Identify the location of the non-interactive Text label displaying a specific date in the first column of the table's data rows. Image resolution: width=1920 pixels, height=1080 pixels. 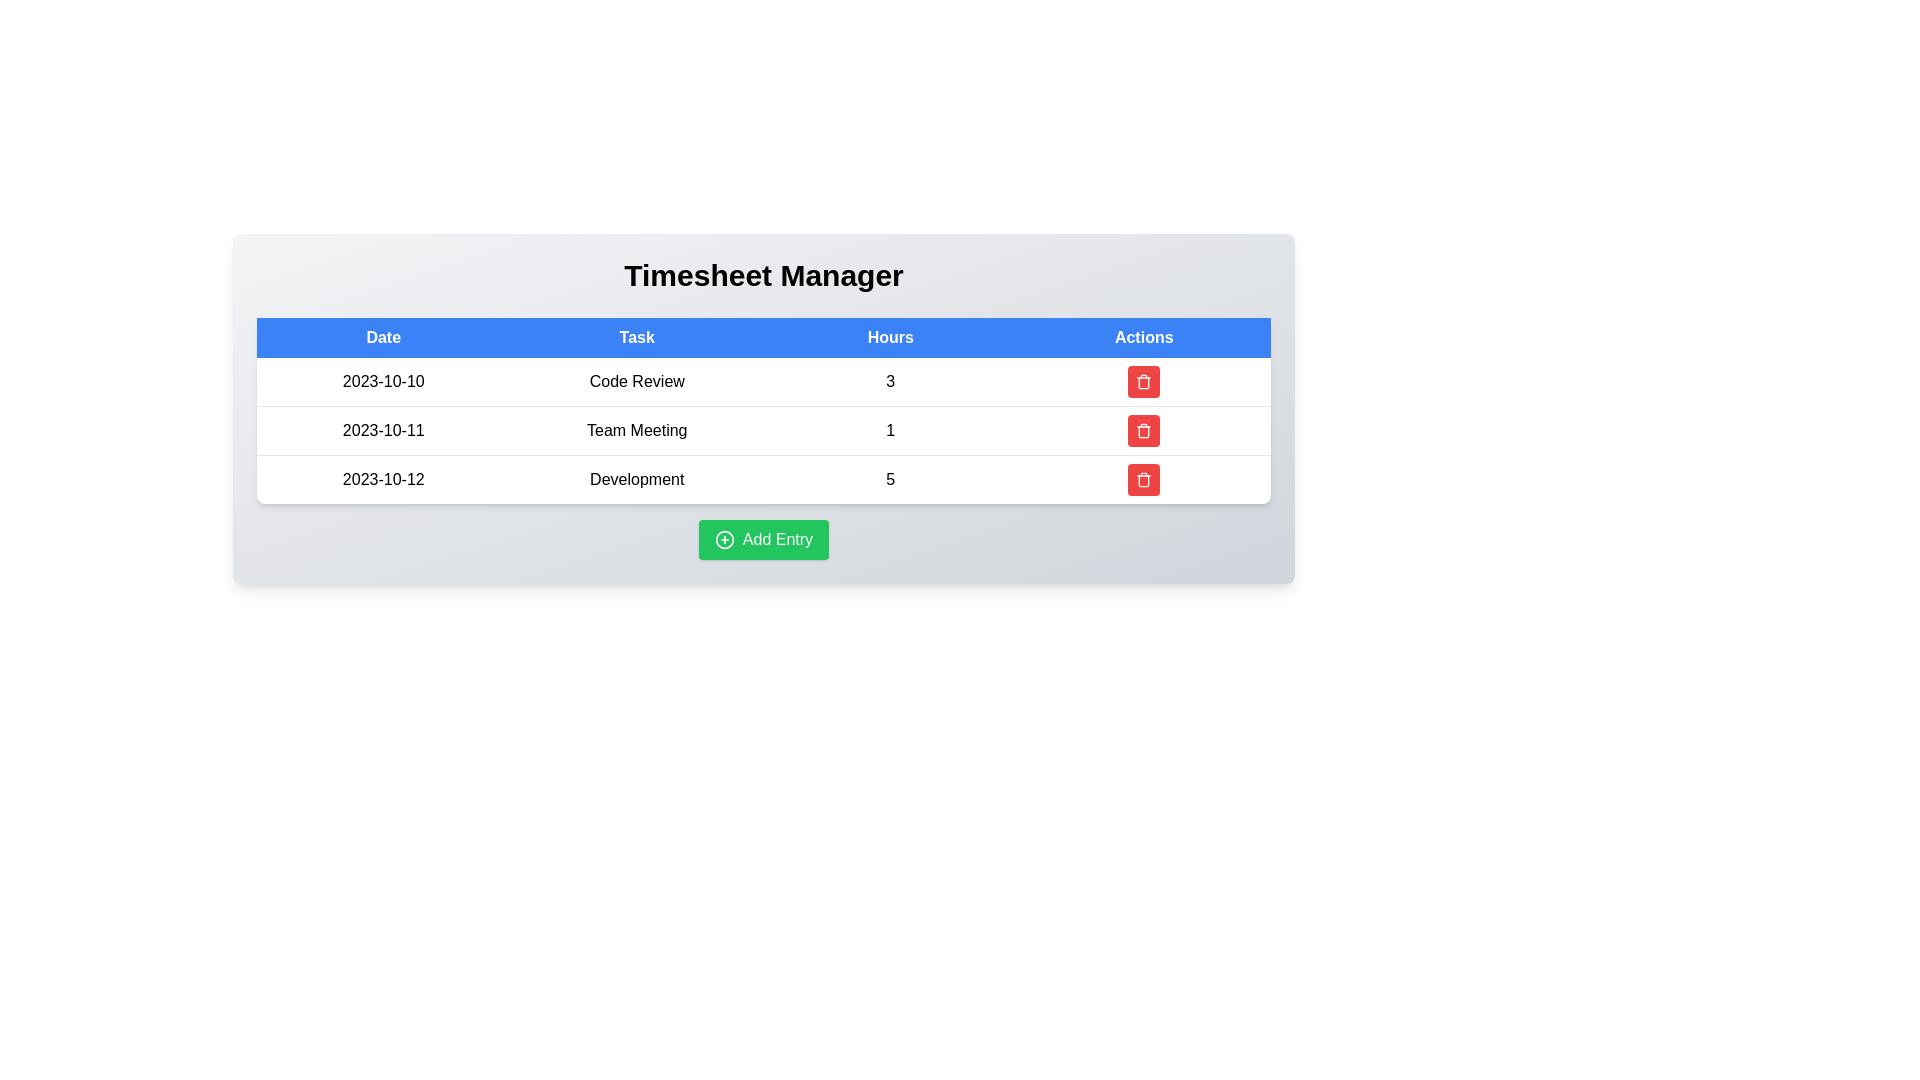
(383, 382).